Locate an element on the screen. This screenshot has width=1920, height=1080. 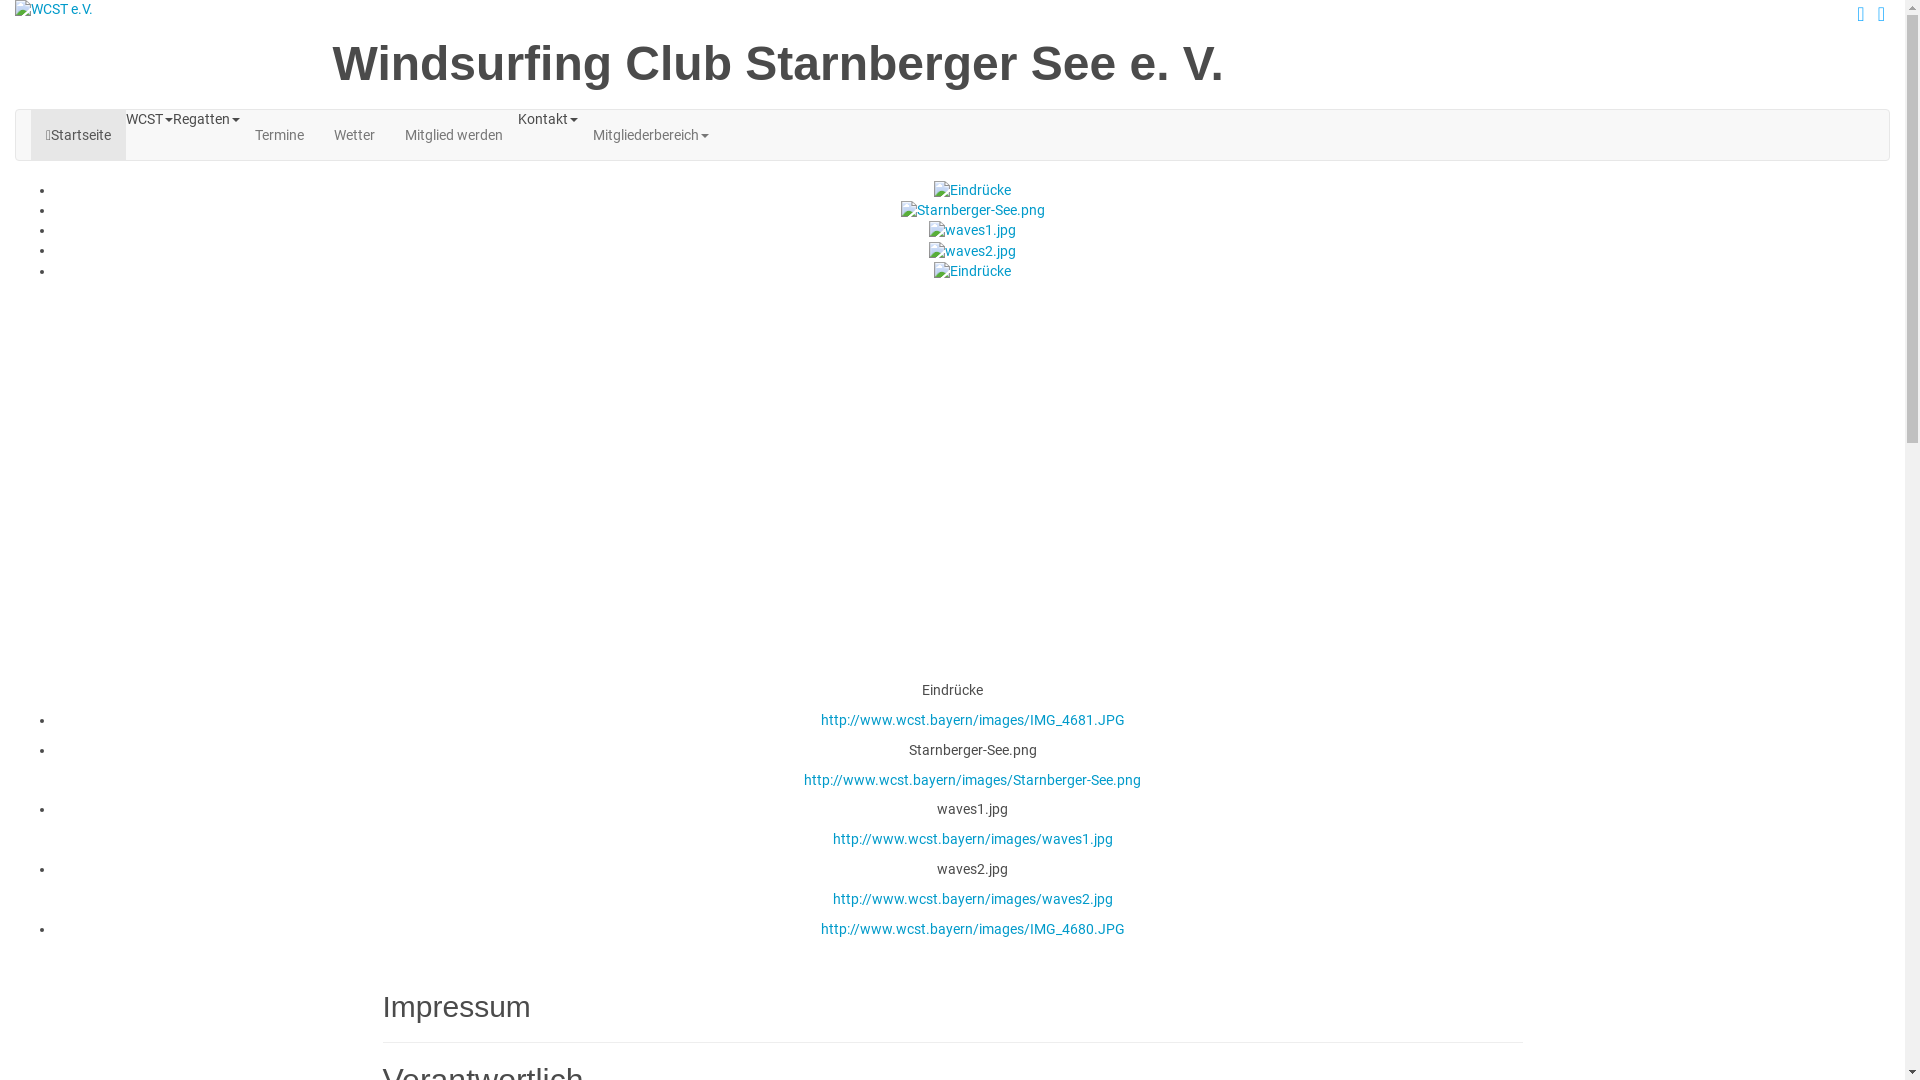
'http://www.wcst.bayern/images/IMG_4680.JPG' is located at coordinates (971, 929).